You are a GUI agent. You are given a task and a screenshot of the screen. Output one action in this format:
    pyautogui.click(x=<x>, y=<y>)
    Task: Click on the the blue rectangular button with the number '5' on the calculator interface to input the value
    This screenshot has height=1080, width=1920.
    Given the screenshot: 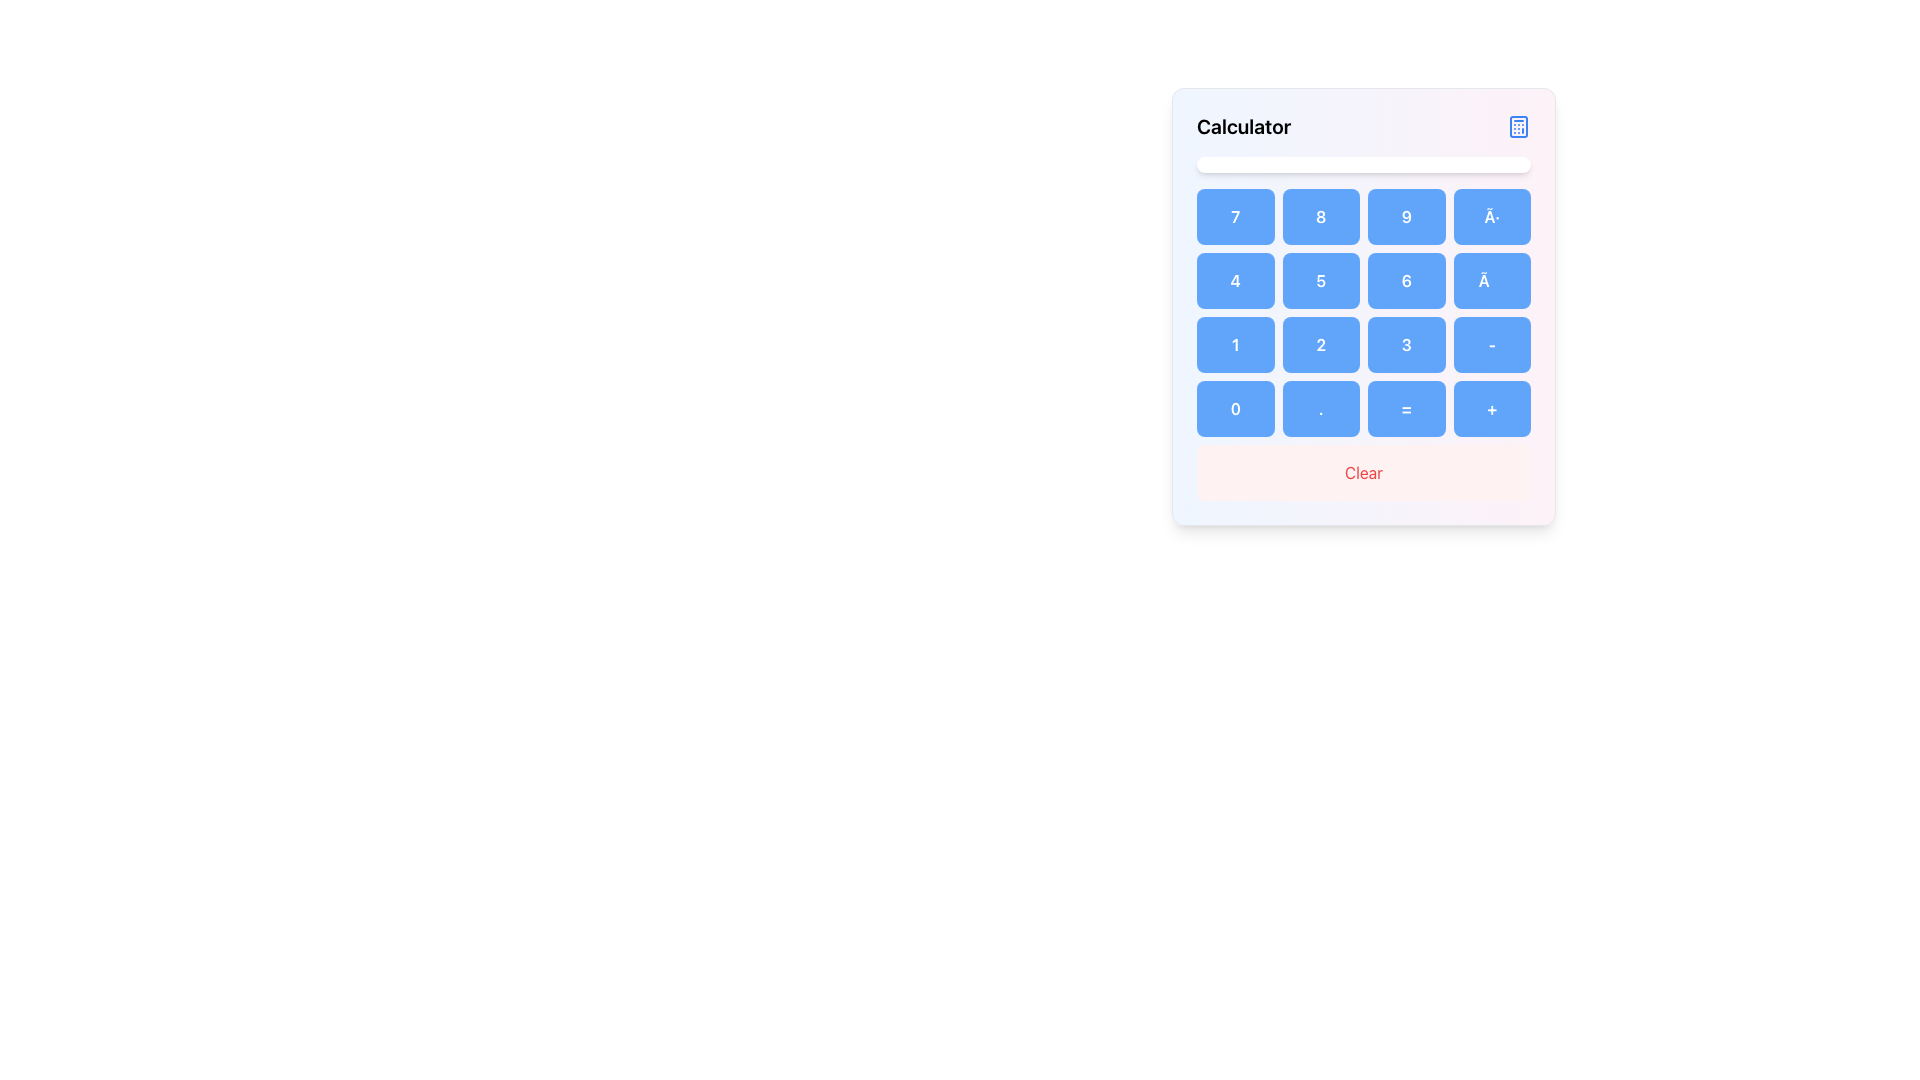 What is the action you would take?
    pyautogui.click(x=1321, y=281)
    